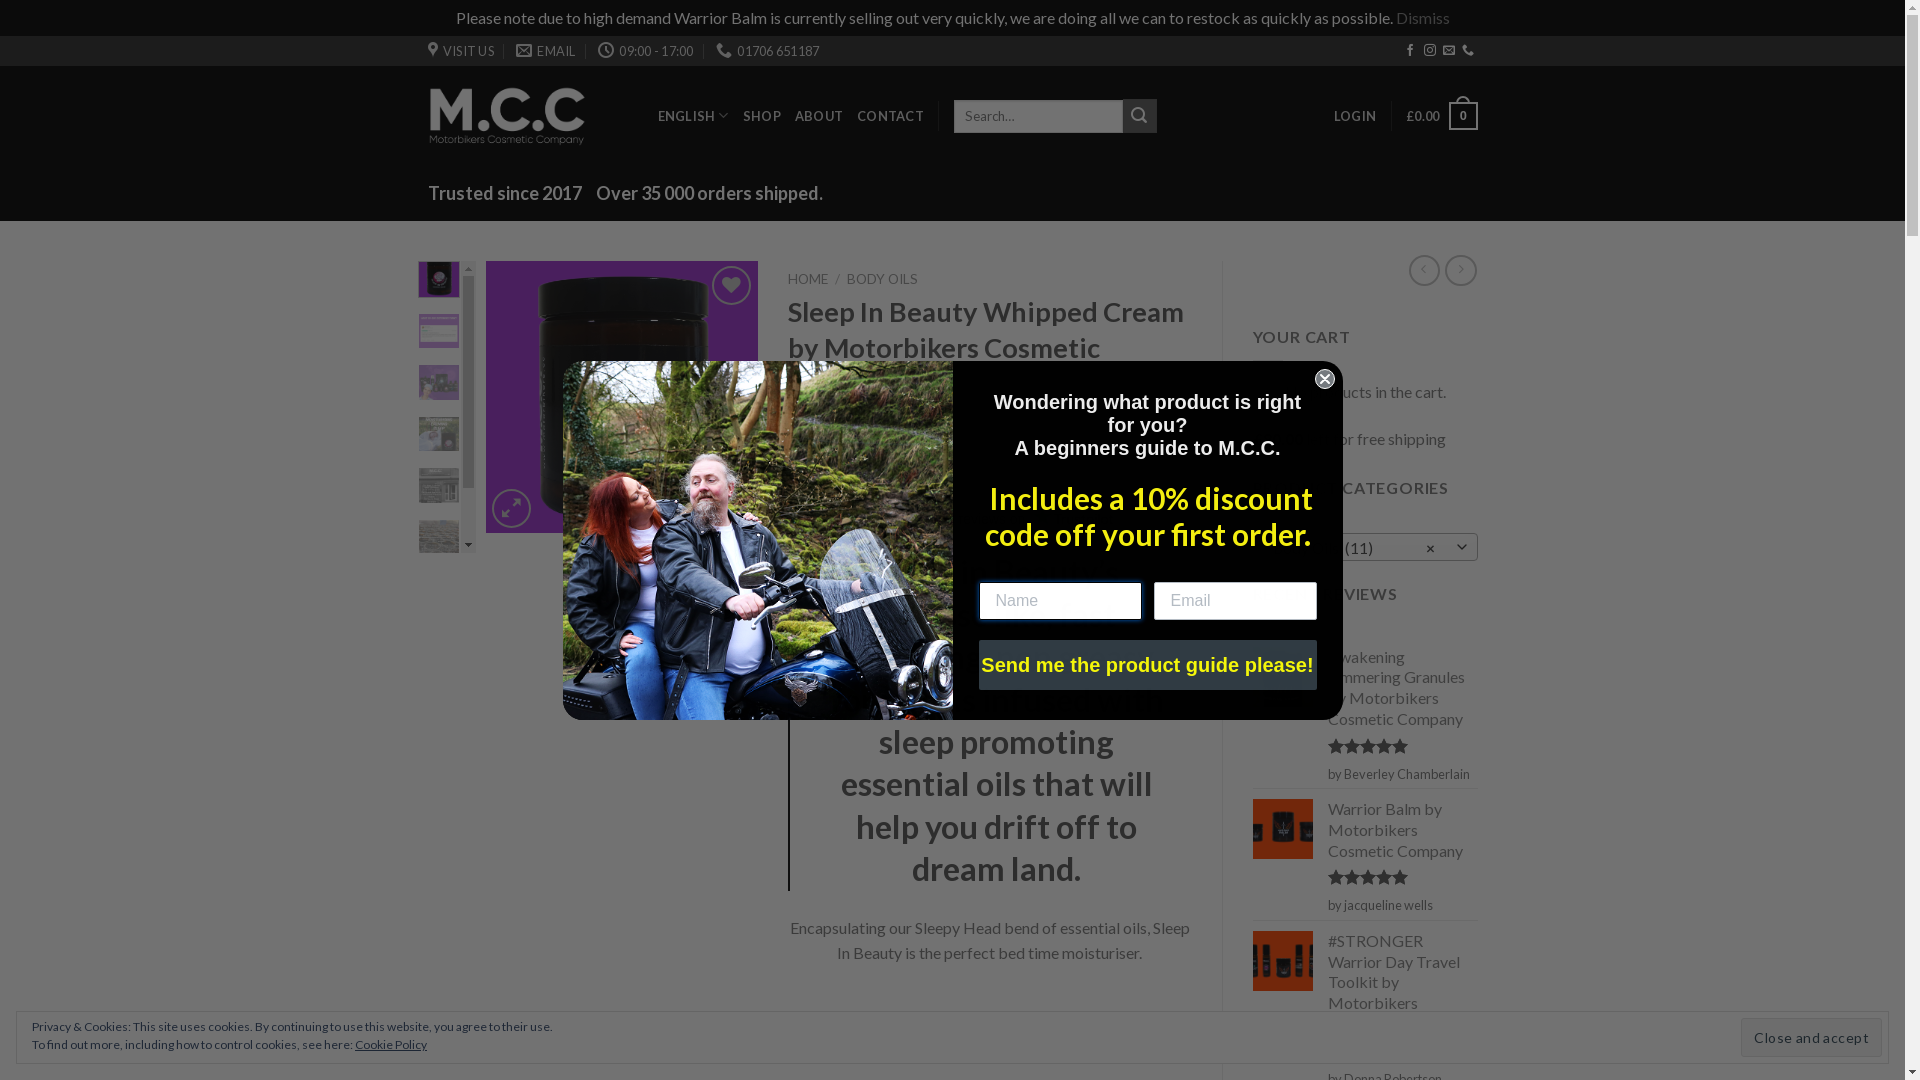 The image size is (1920, 1080). What do you see at coordinates (1354, 115) in the screenshot?
I see `'LOGIN'` at bounding box center [1354, 115].